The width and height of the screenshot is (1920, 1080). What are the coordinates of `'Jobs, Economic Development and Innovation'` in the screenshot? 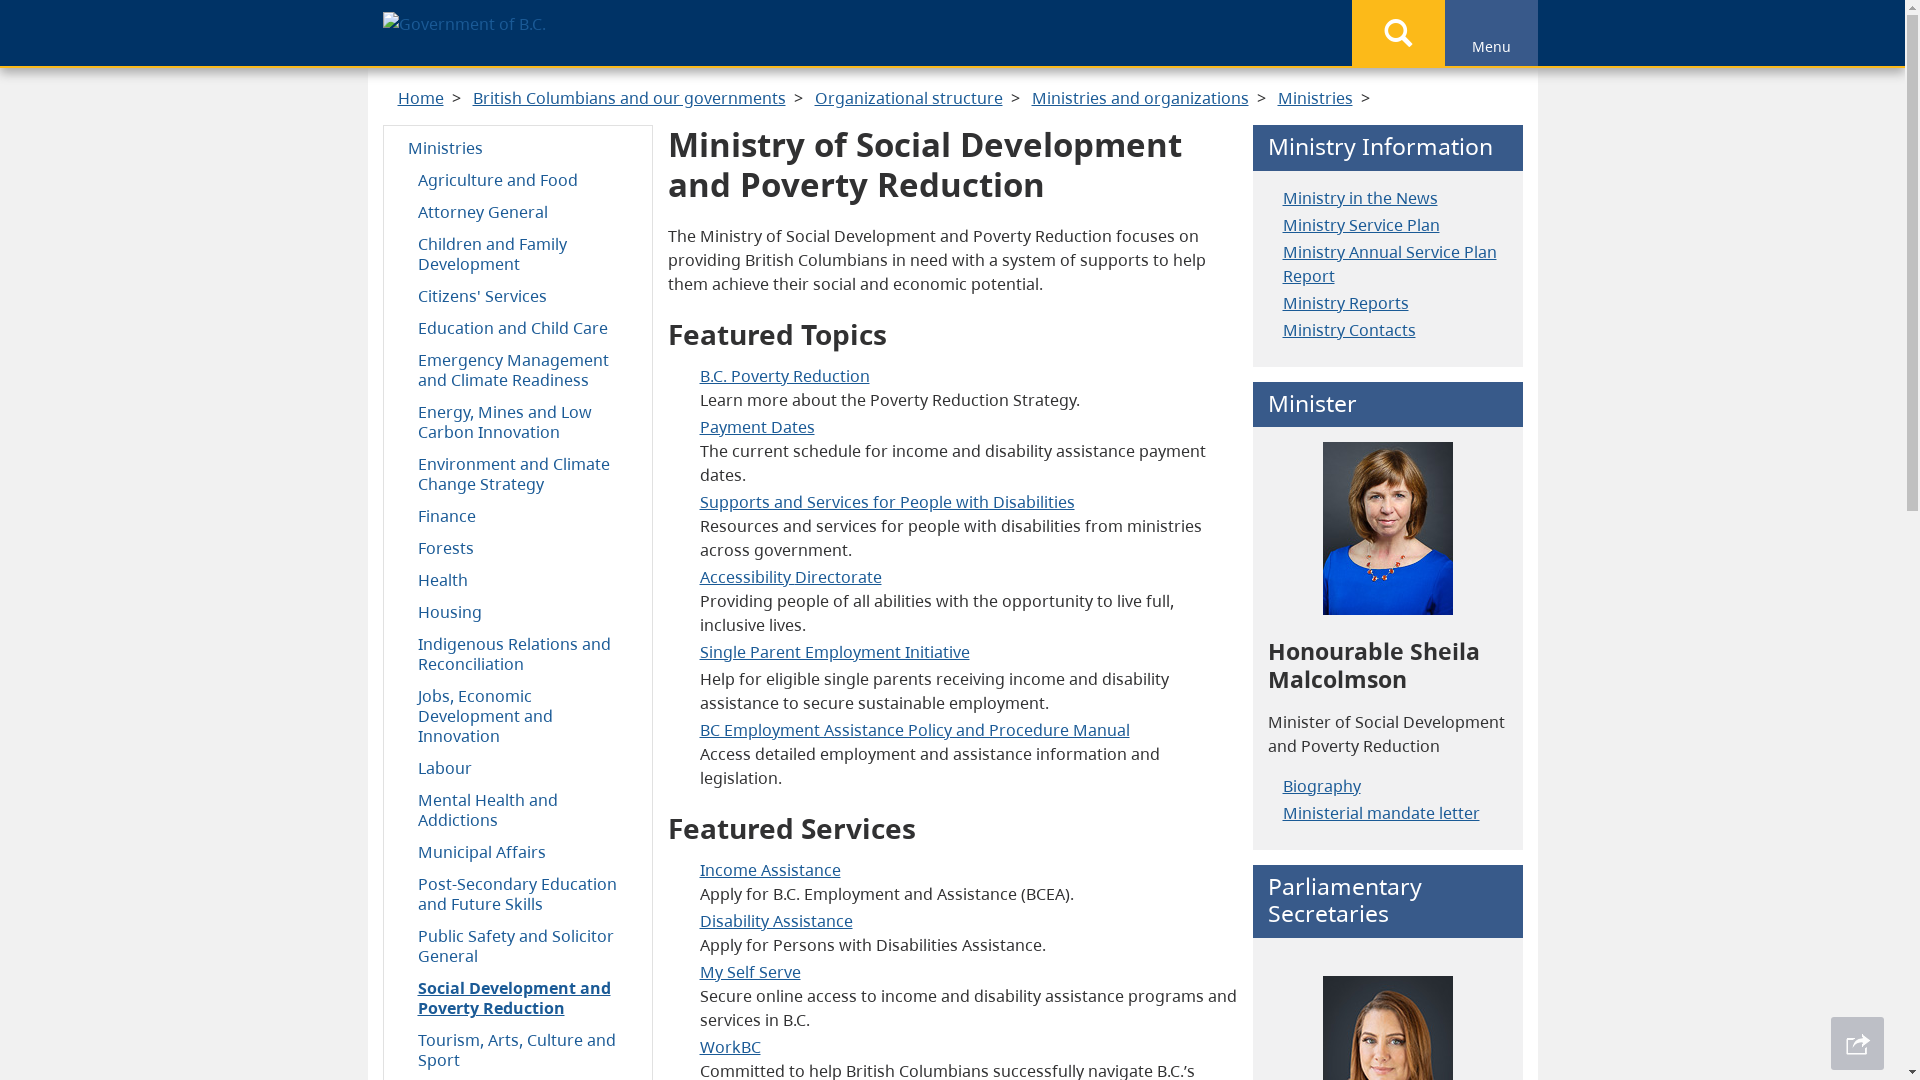 It's located at (518, 713).